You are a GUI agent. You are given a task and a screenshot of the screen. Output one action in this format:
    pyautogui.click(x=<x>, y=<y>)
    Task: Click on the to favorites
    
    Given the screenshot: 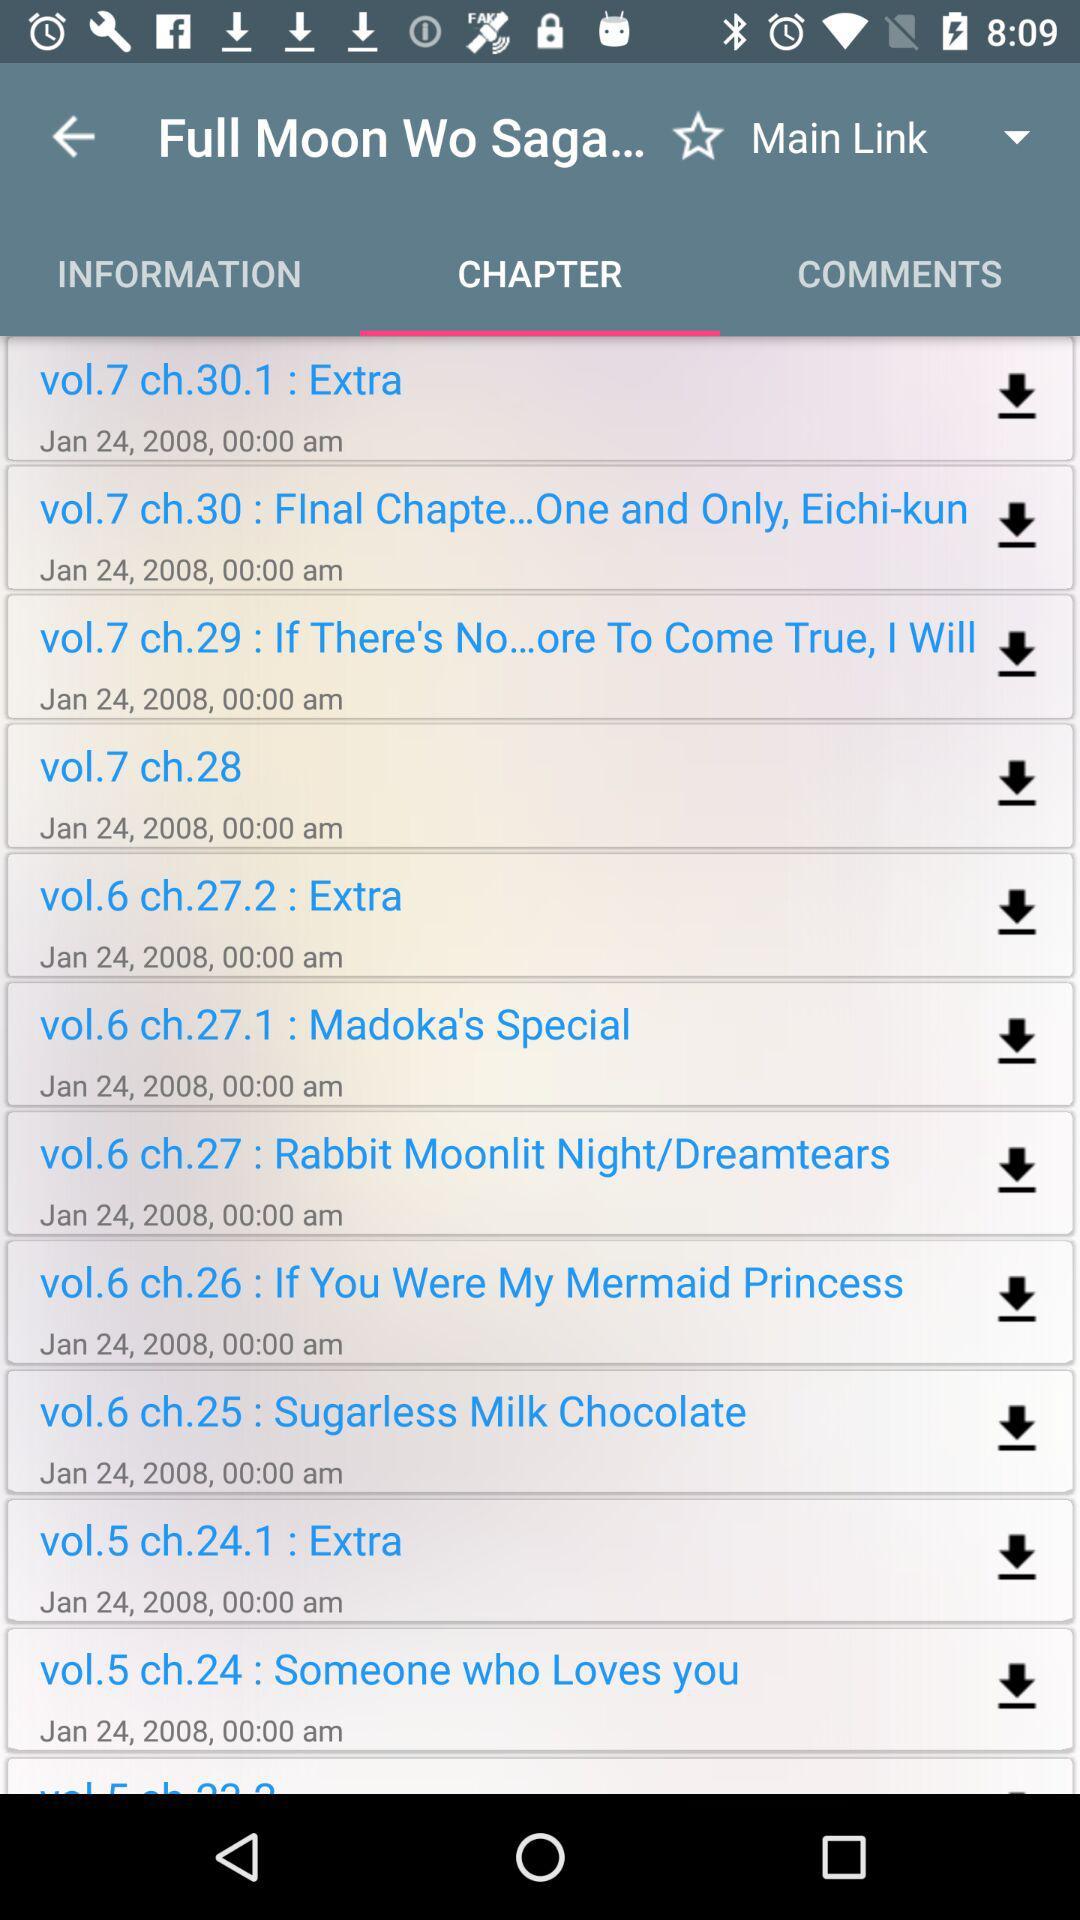 What is the action you would take?
    pyautogui.click(x=697, y=135)
    